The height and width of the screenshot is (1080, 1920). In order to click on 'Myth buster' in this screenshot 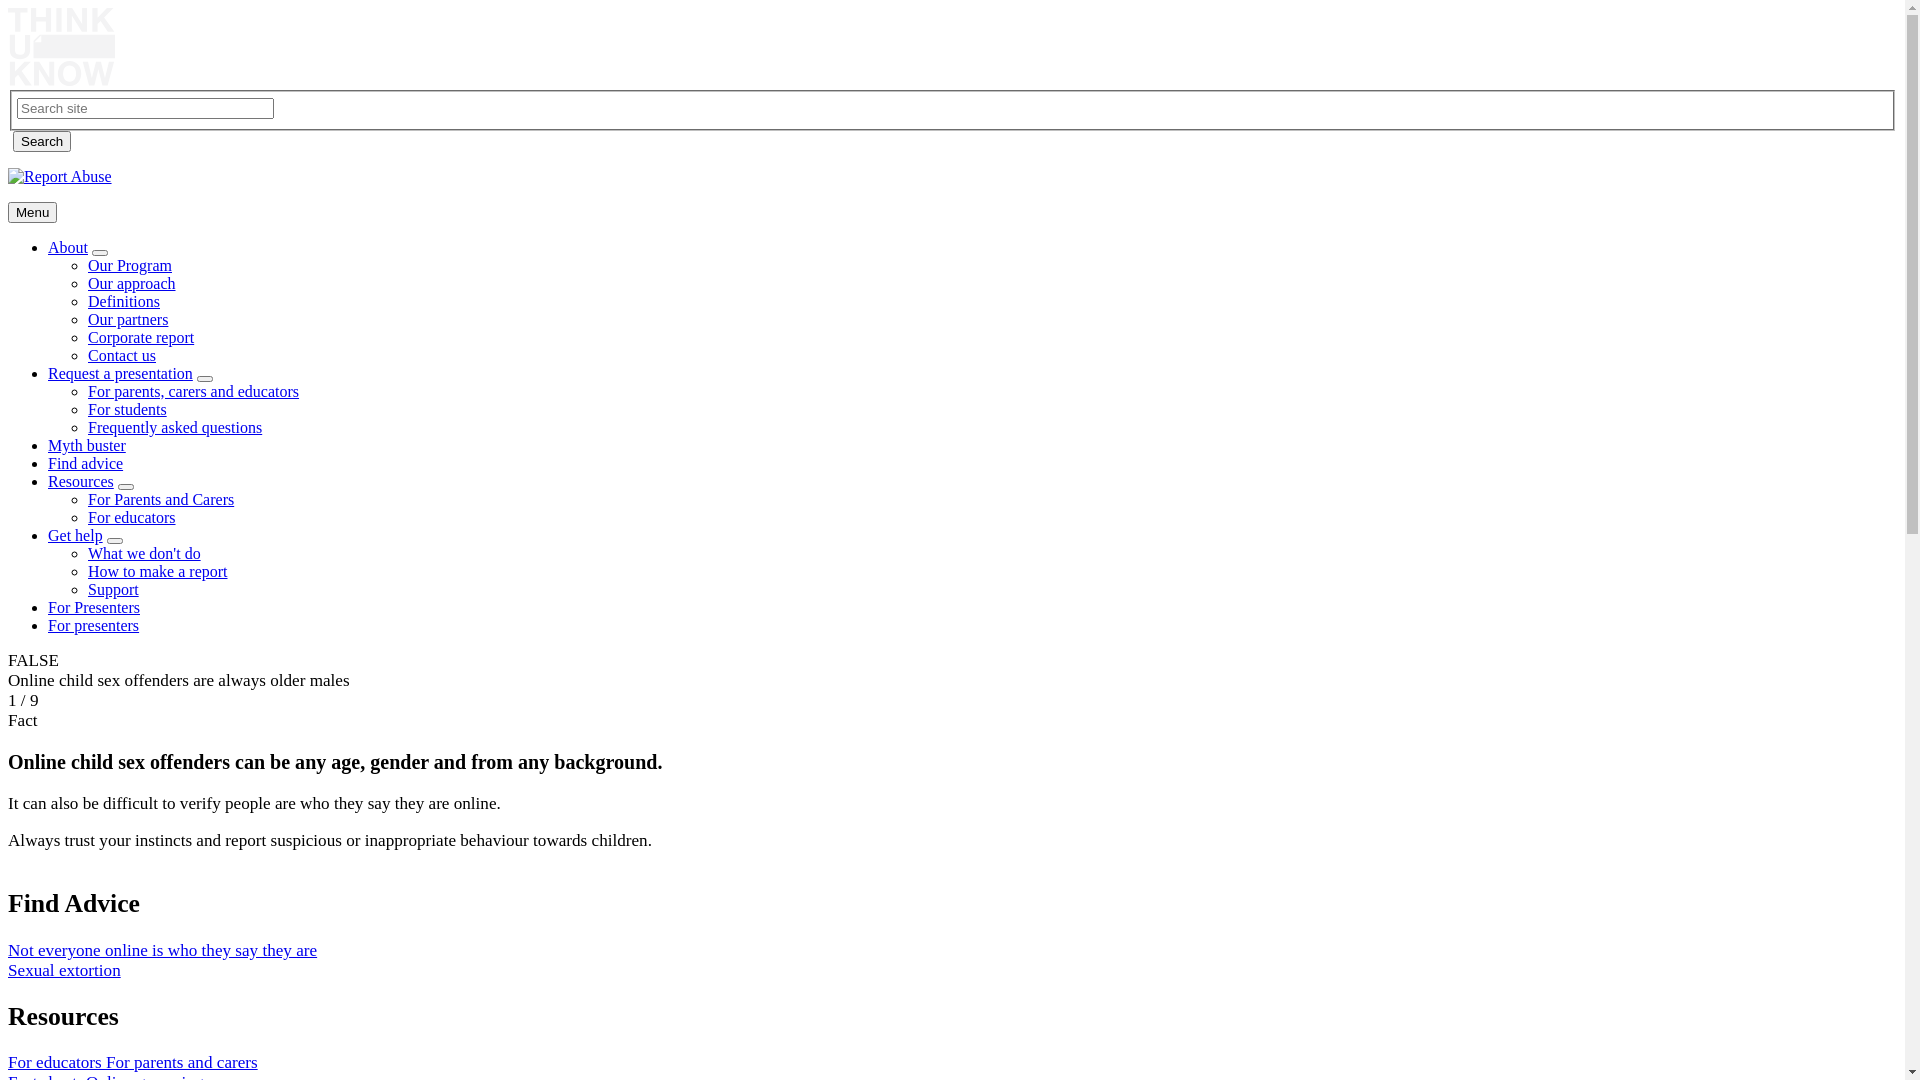, I will do `click(48, 444)`.